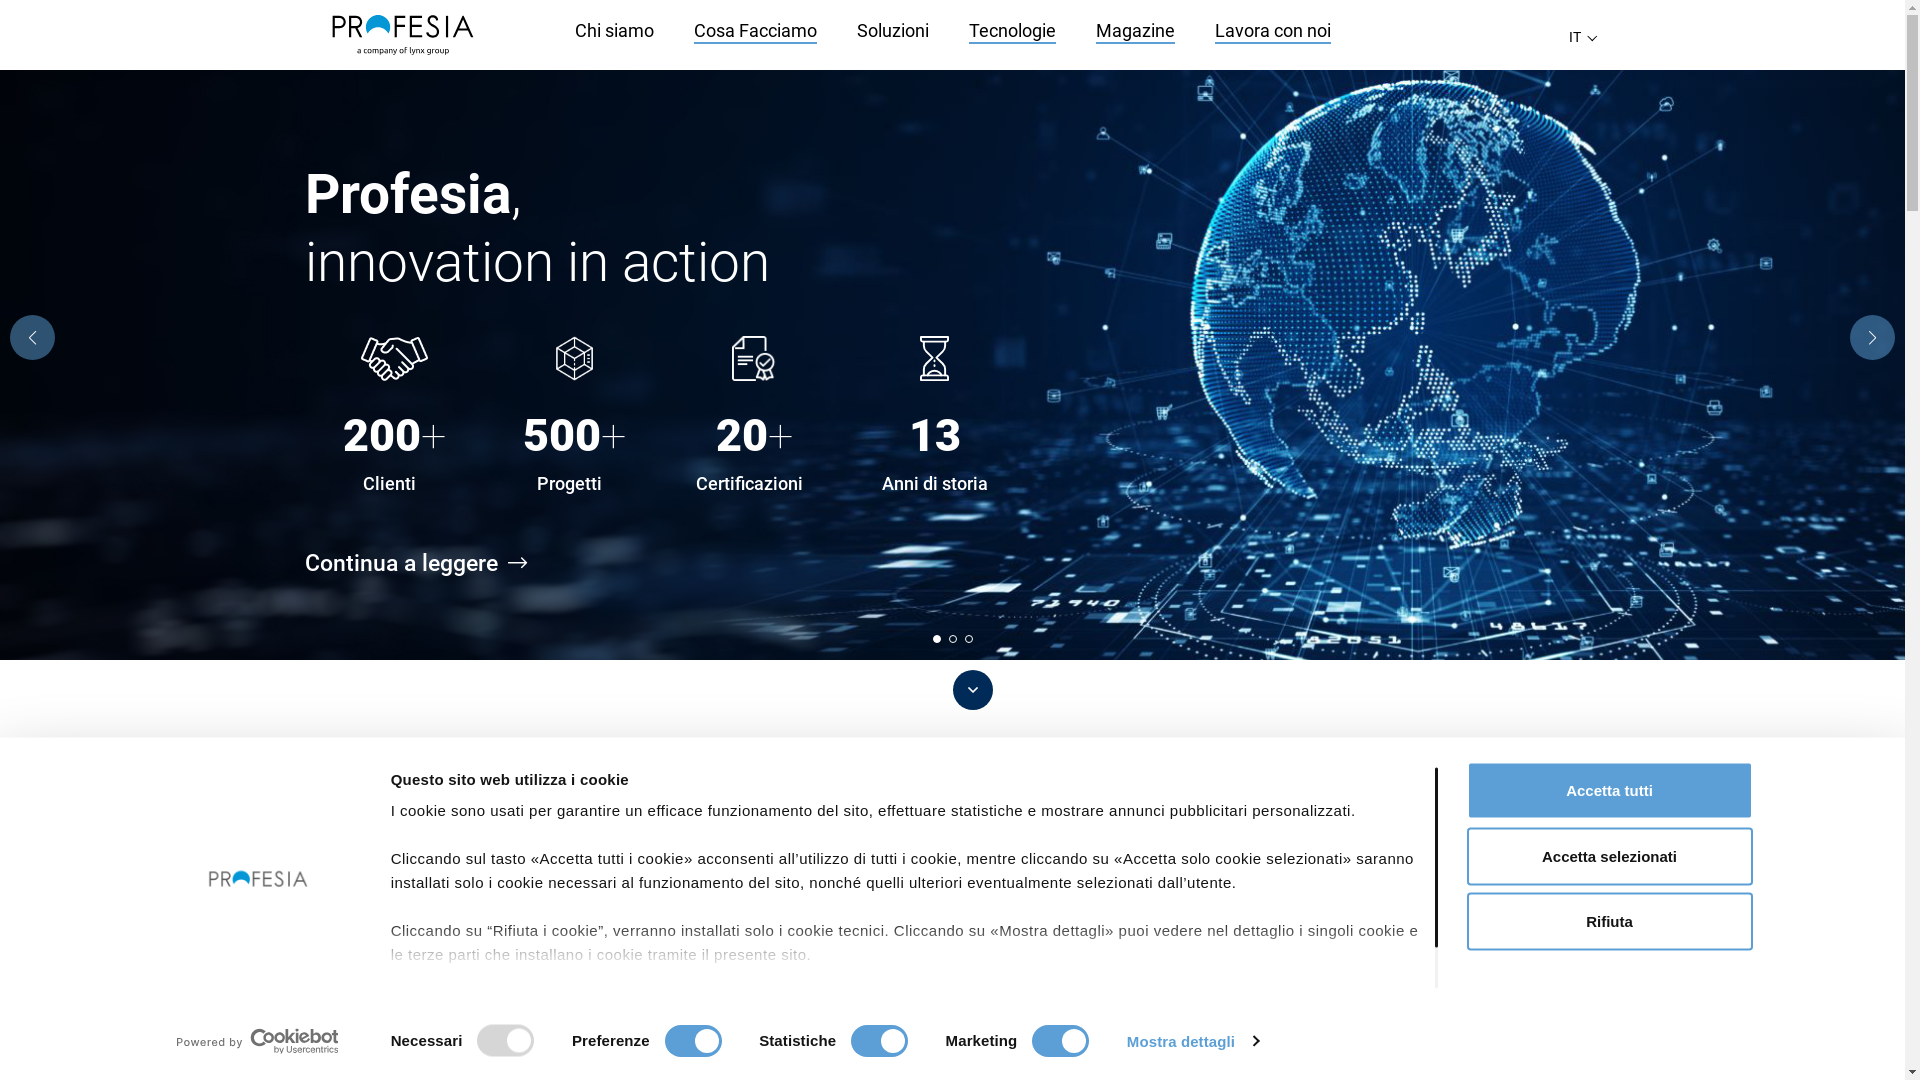  Describe the element at coordinates (1011, 31) in the screenshot. I see `'Tecnologie'` at that location.